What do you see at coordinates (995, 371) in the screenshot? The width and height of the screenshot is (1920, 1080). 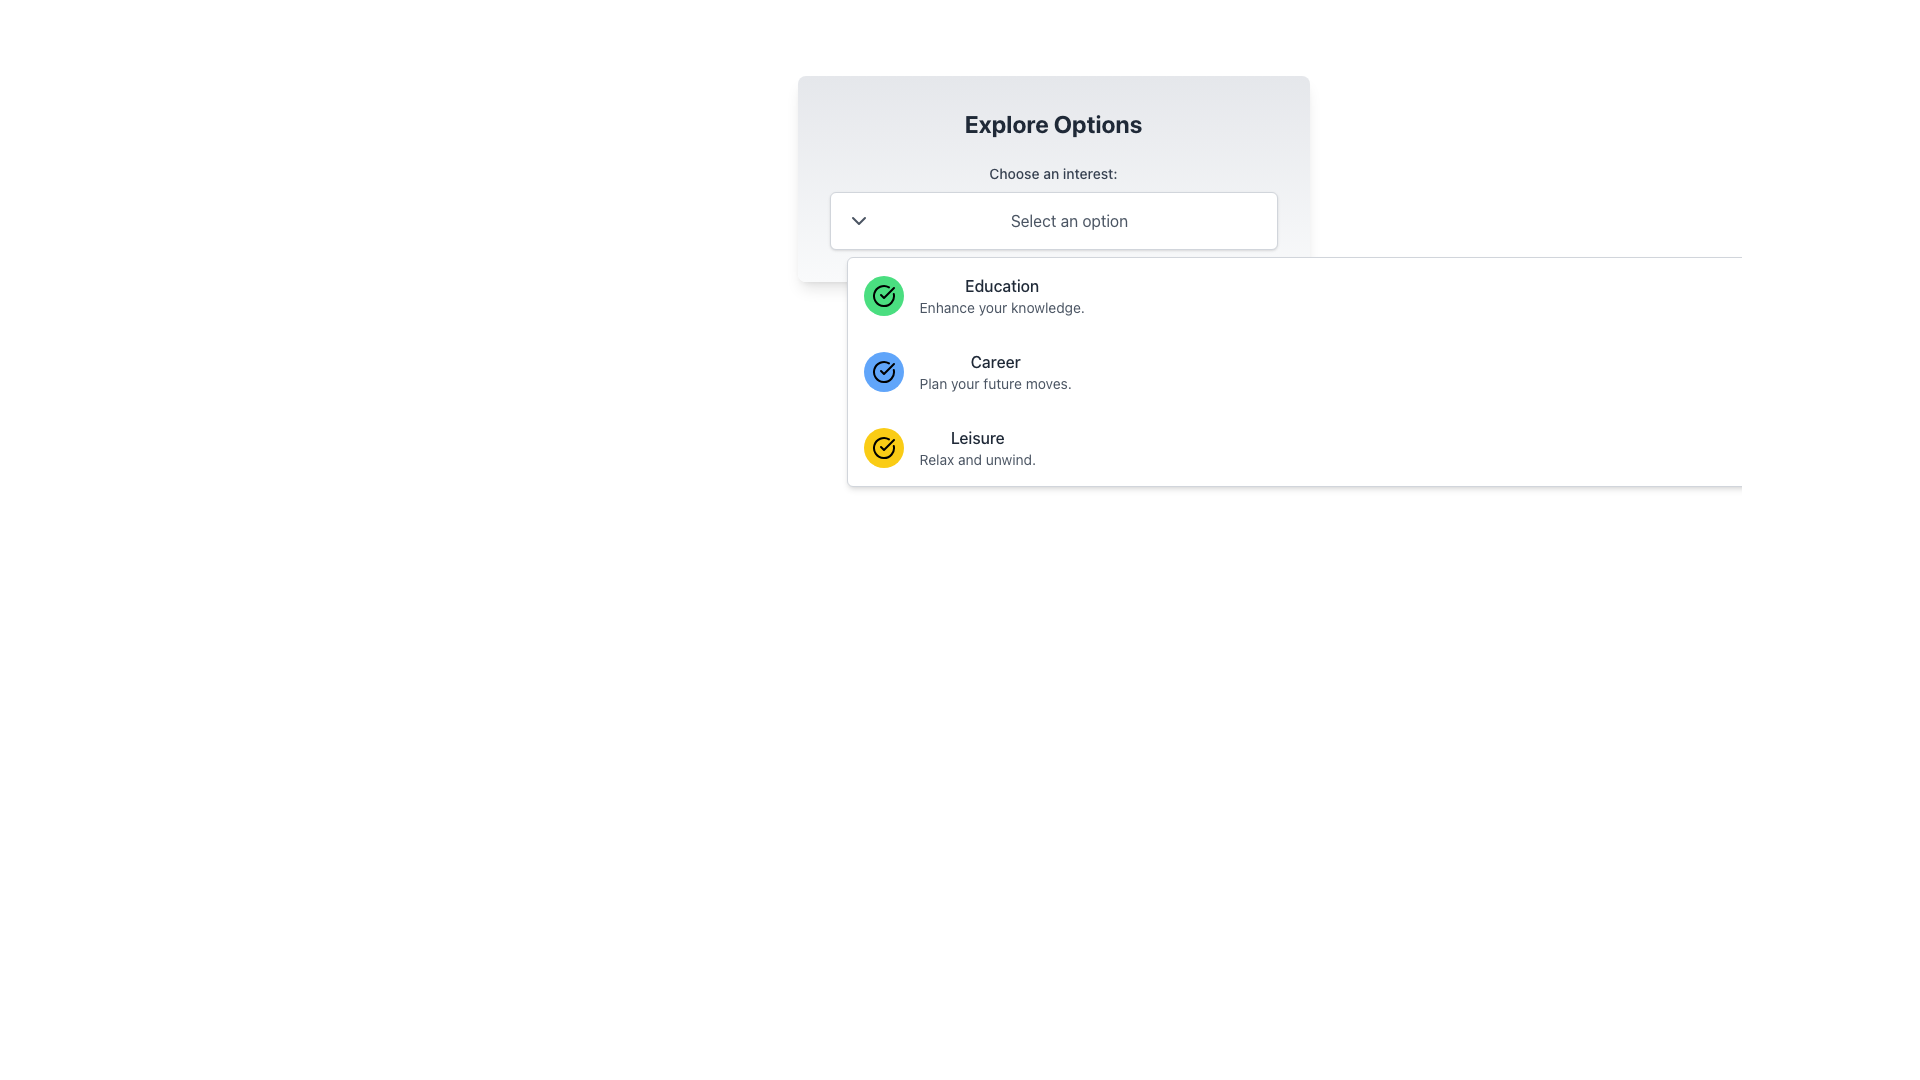 I see `the 'Career' category list item, which is the second option in the dropdown menu, located below 'Education' and above 'Leisure'` at bounding box center [995, 371].